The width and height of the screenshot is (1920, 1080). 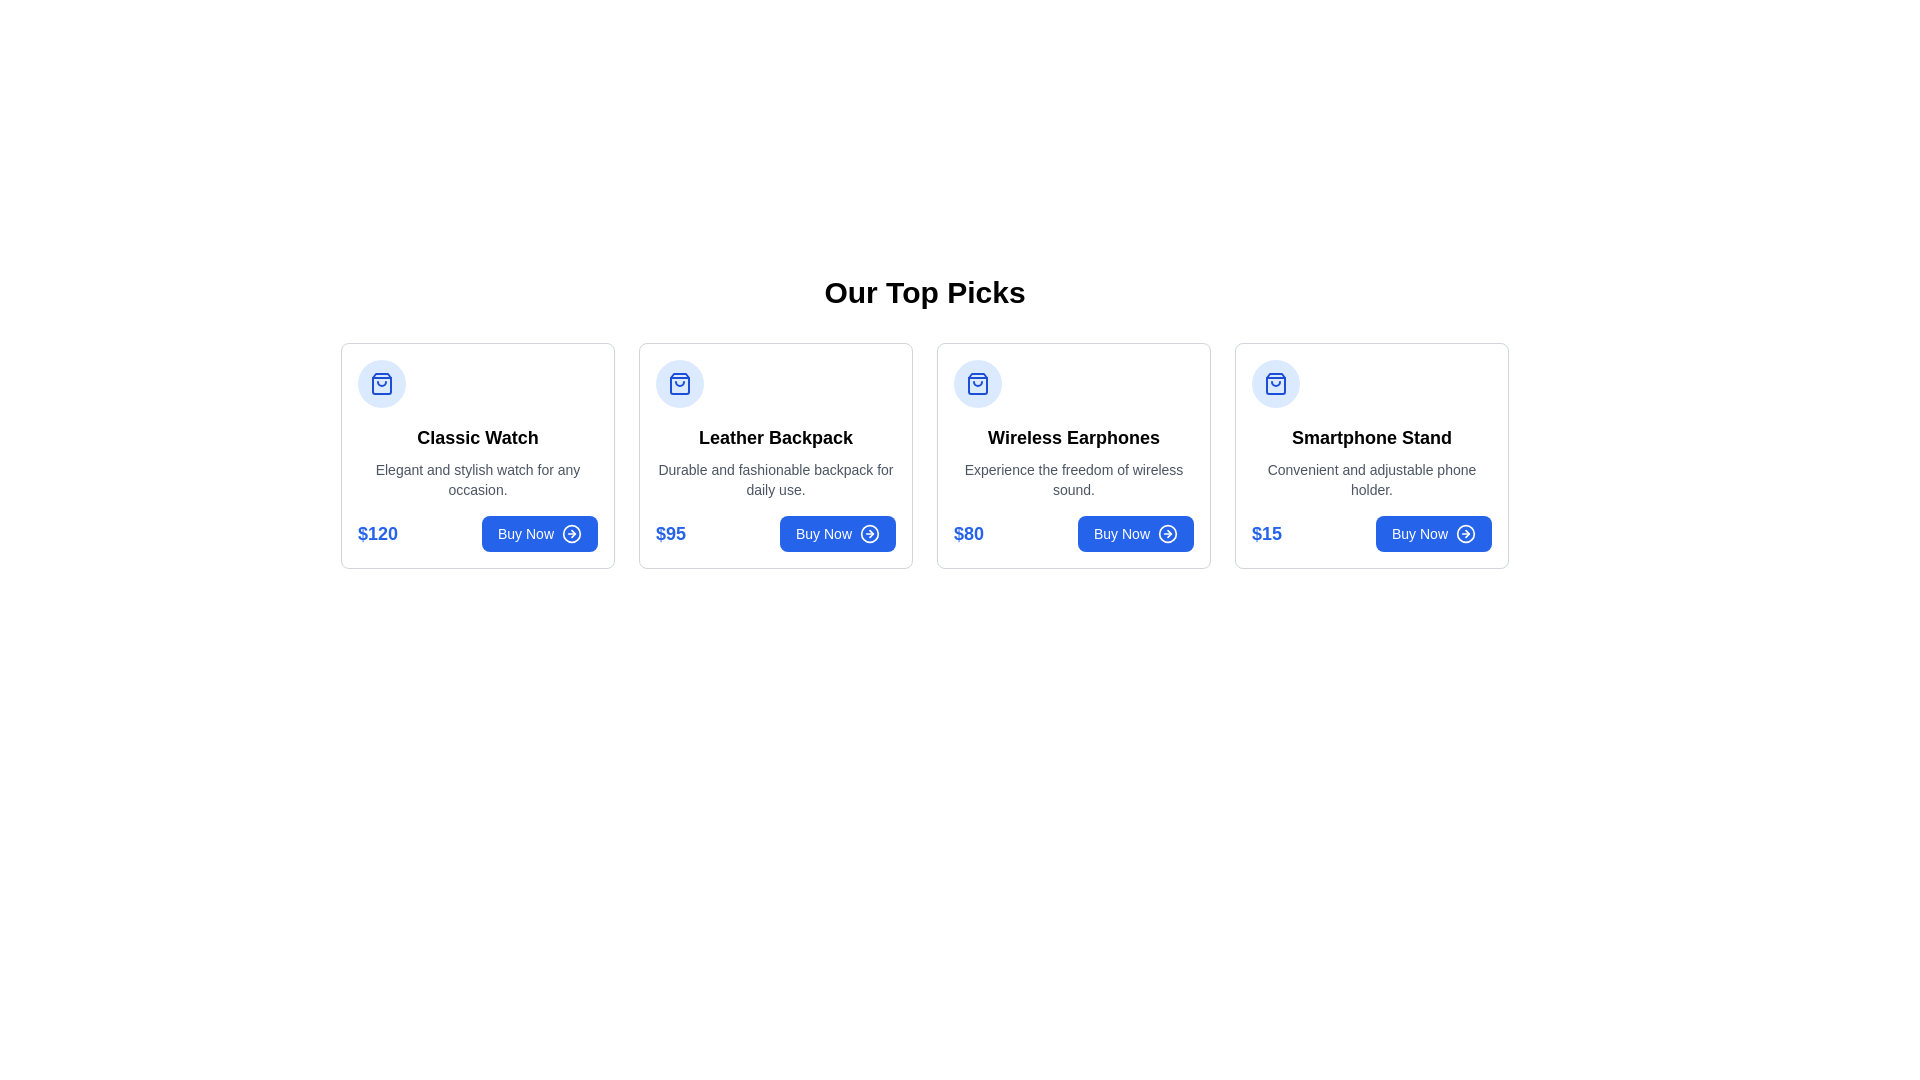 What do you see at coordinates (1371, 455) in the screenshot?
I see `the title or description of the 'Smartphone Stand' product card, which is the fourth card on the right in the product grid` at bounding box center [1371, 455].